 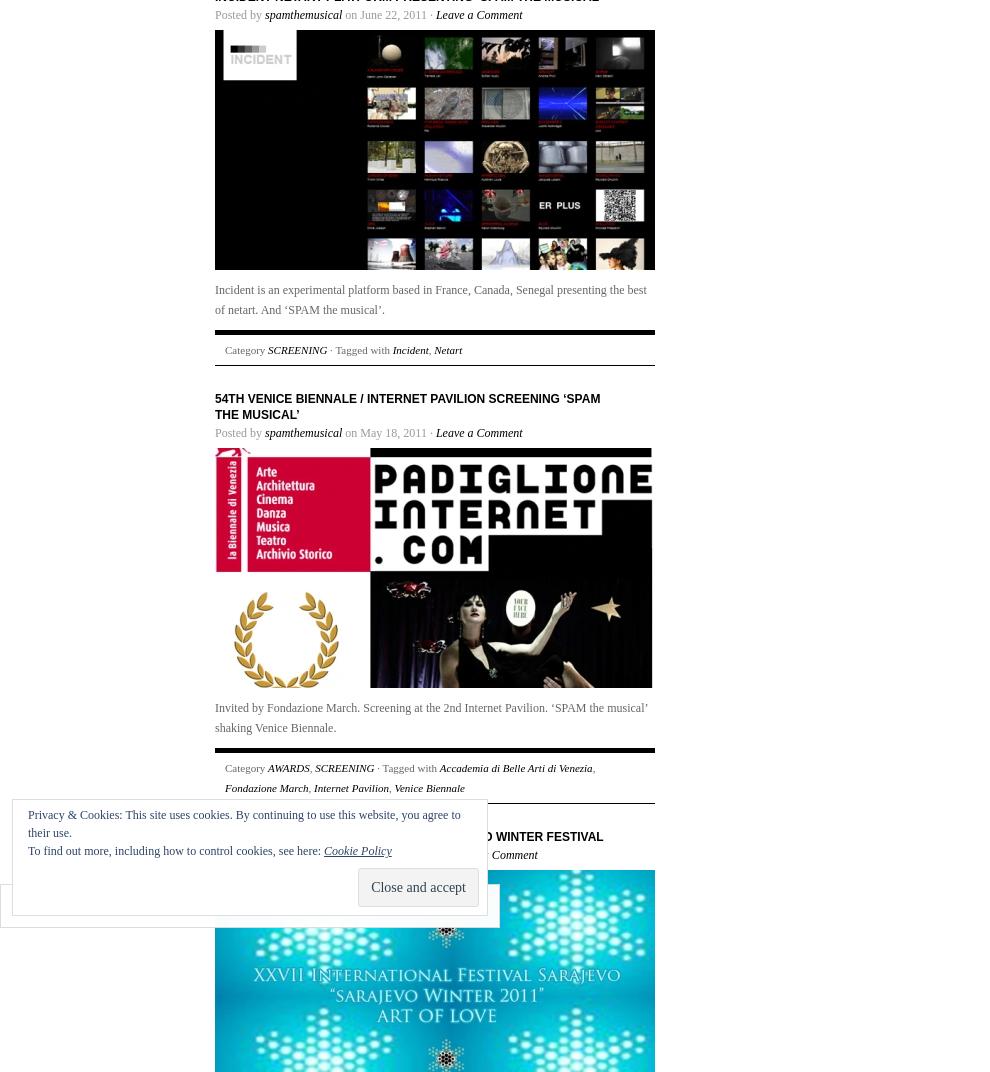 What do you see at coordinates (406, 406) in the screenshot?
I see `'54th Venice Biennale / Internet Pavilion                                         screening ‘SPAM the musical’'` at bounding box center [406, 406].